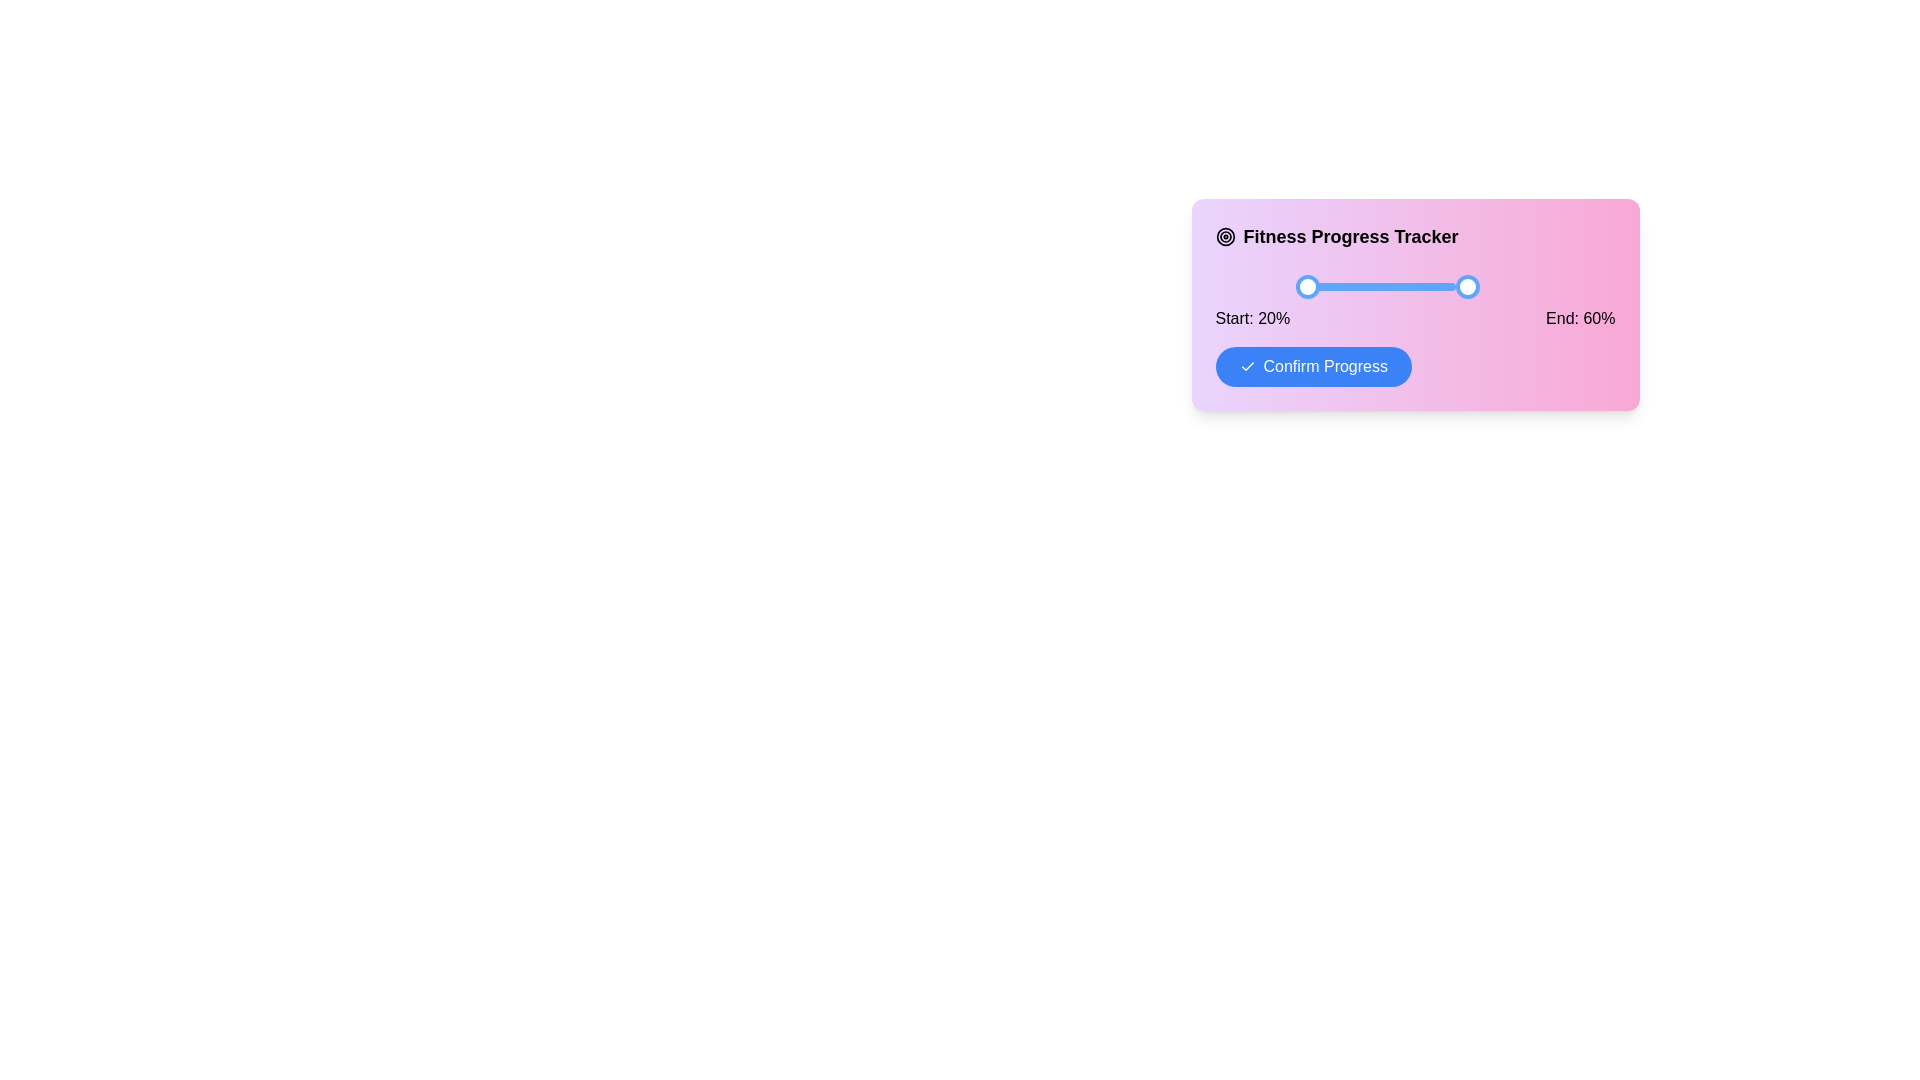 Image resolution: width=1920 pixels, height=1080 pixels. What do you see at coordinates (1224, 235) in the screenshot?
I see `the decorative icon associated with the 'Fitness Progress Tracker' title, located at the leftmost position in the header` at bounding box center [1224, 235].